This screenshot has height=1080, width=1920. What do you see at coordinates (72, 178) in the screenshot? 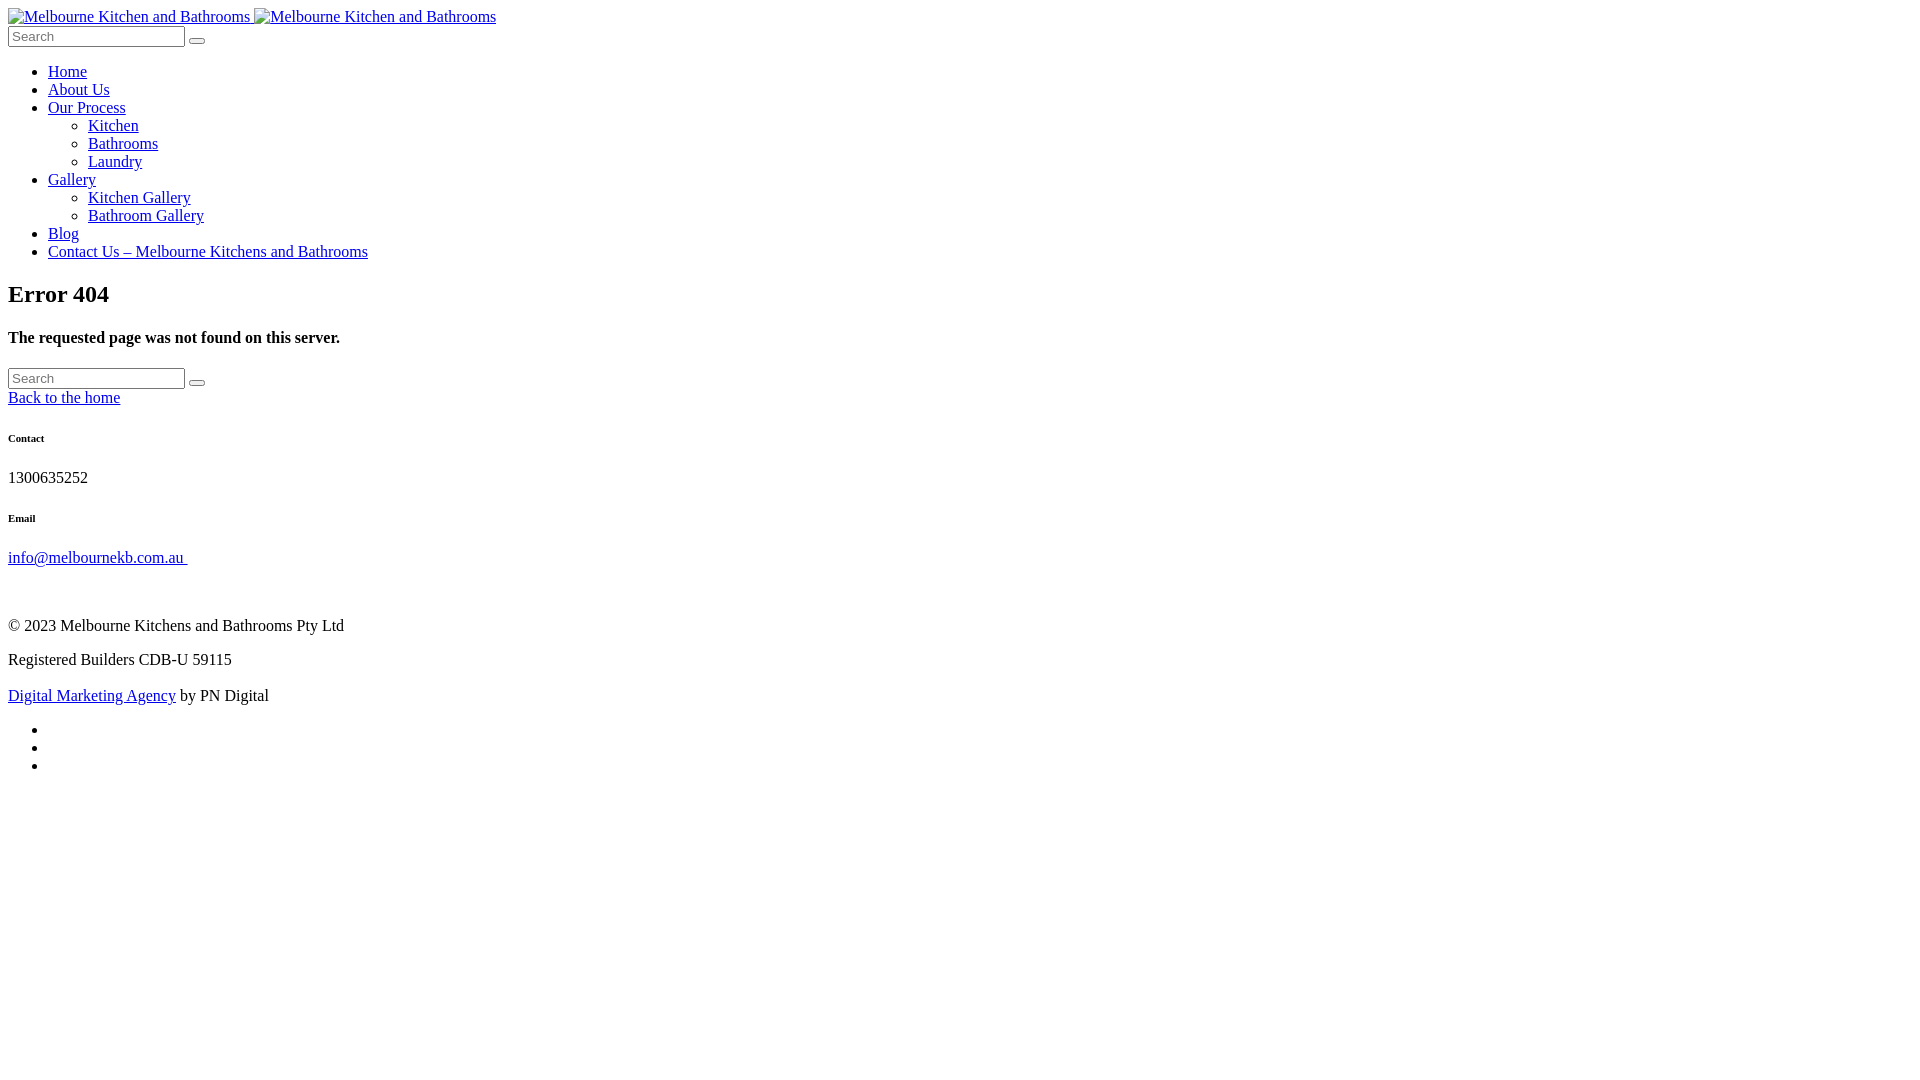
I see `'Gallery'` at bounding box center [72, 178].